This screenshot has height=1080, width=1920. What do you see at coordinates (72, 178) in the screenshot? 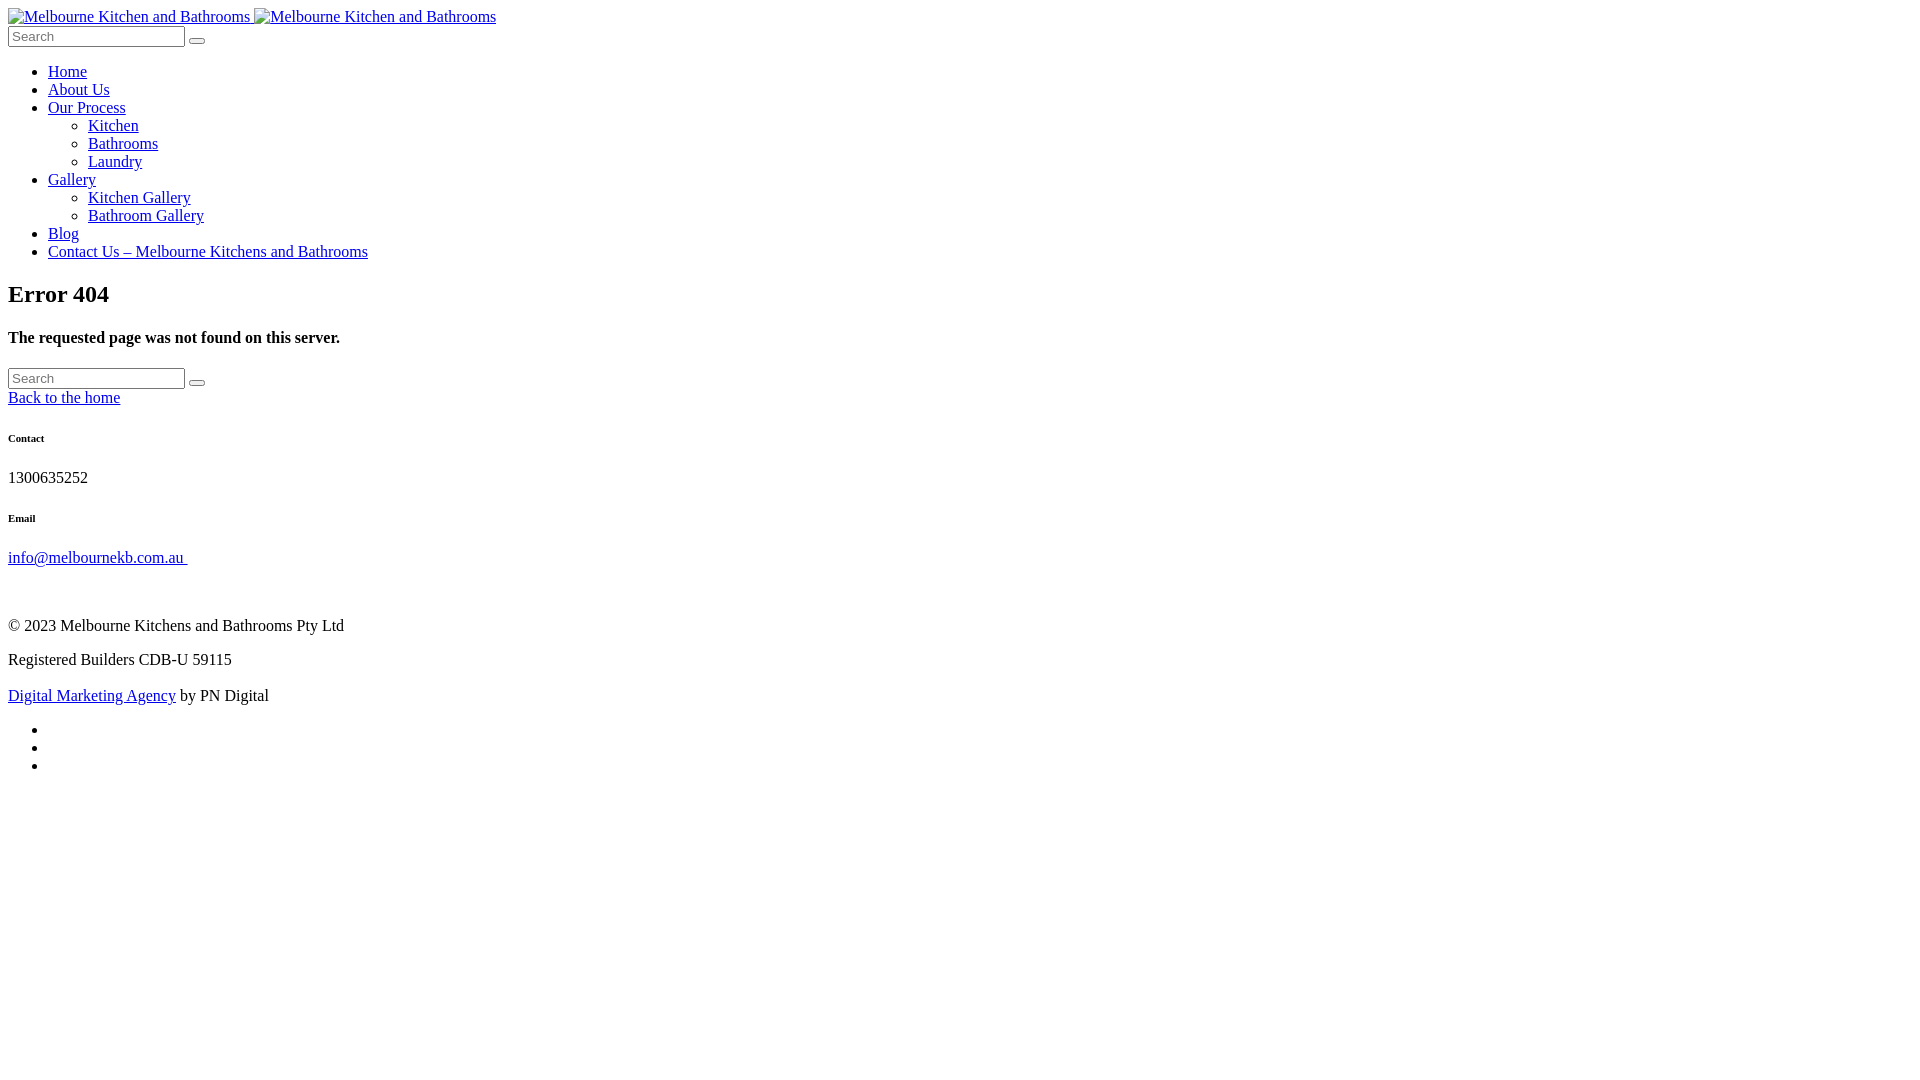
I see `'Gallery'` at bounding box center [72, 178].